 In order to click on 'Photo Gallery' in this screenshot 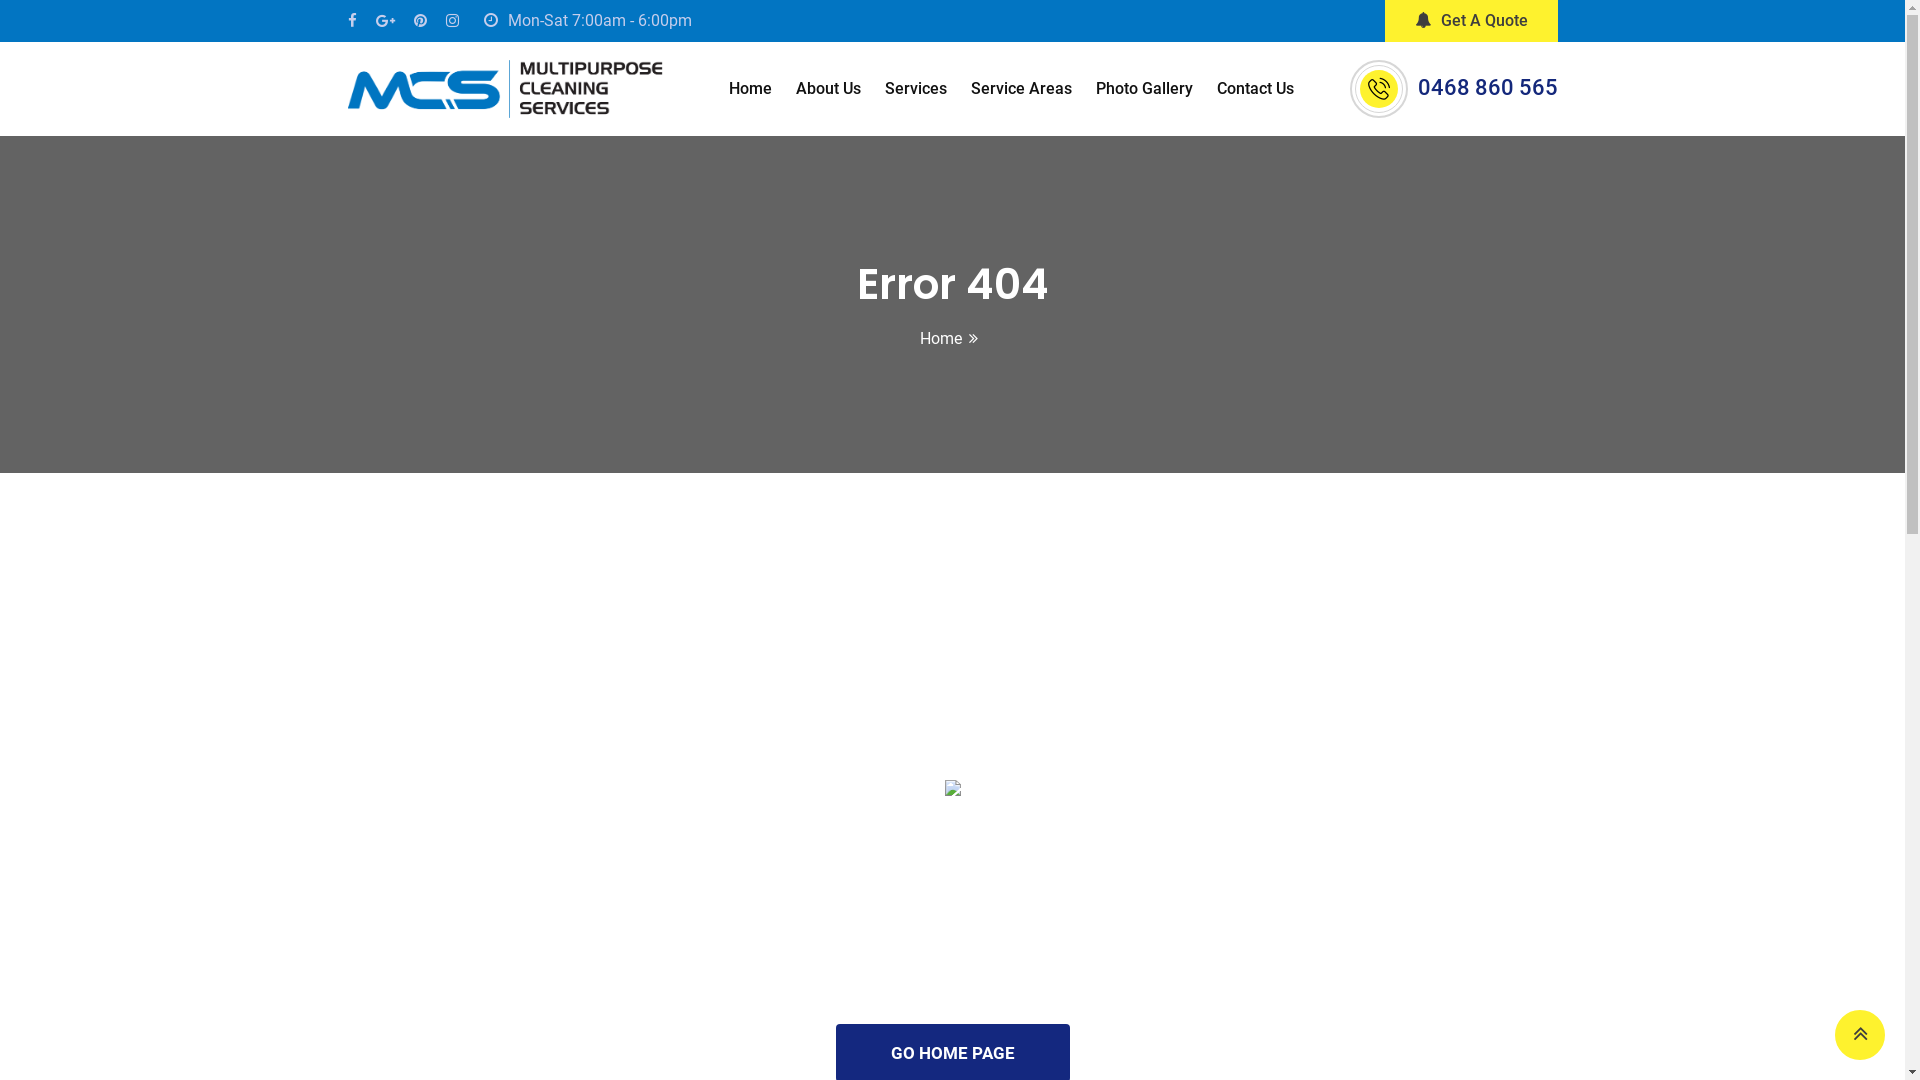, I will do `click(1144, 87)`.